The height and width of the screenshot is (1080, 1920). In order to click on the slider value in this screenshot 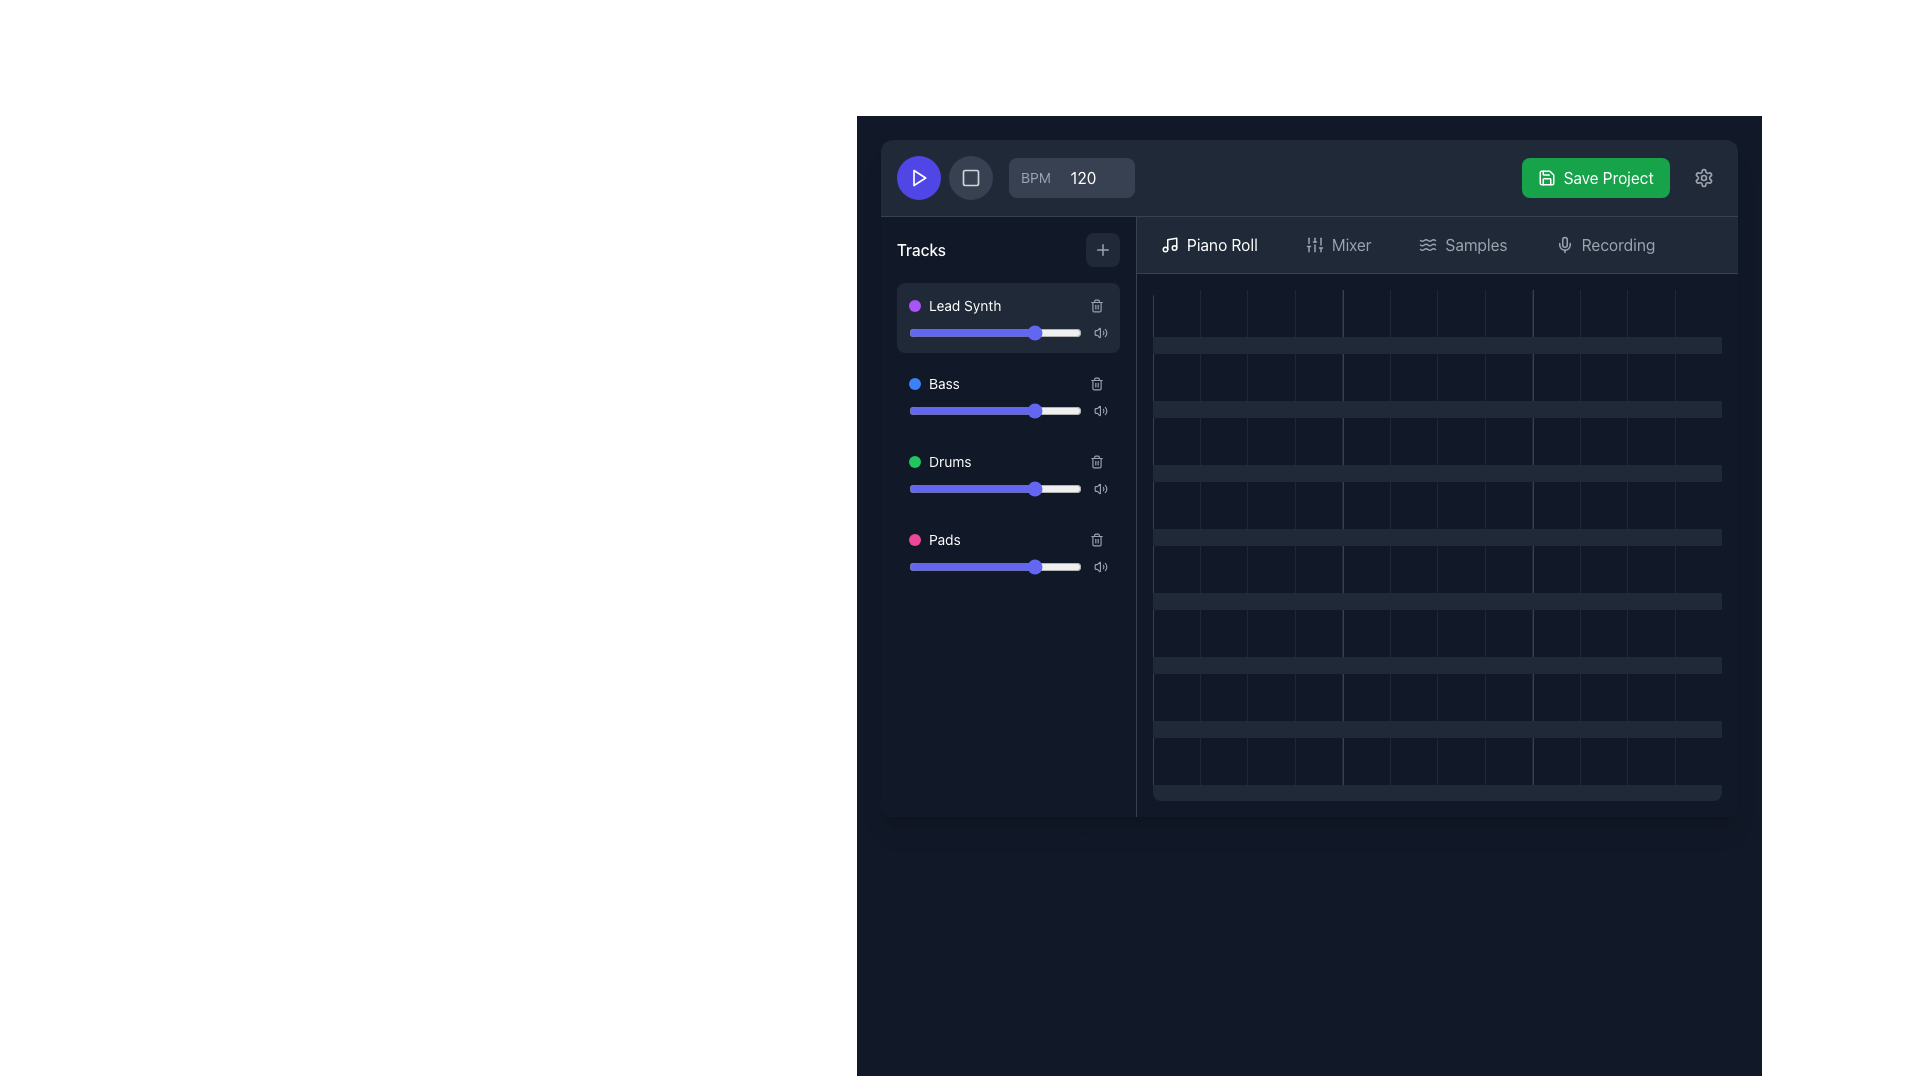, I will do `click(983, 410)`.